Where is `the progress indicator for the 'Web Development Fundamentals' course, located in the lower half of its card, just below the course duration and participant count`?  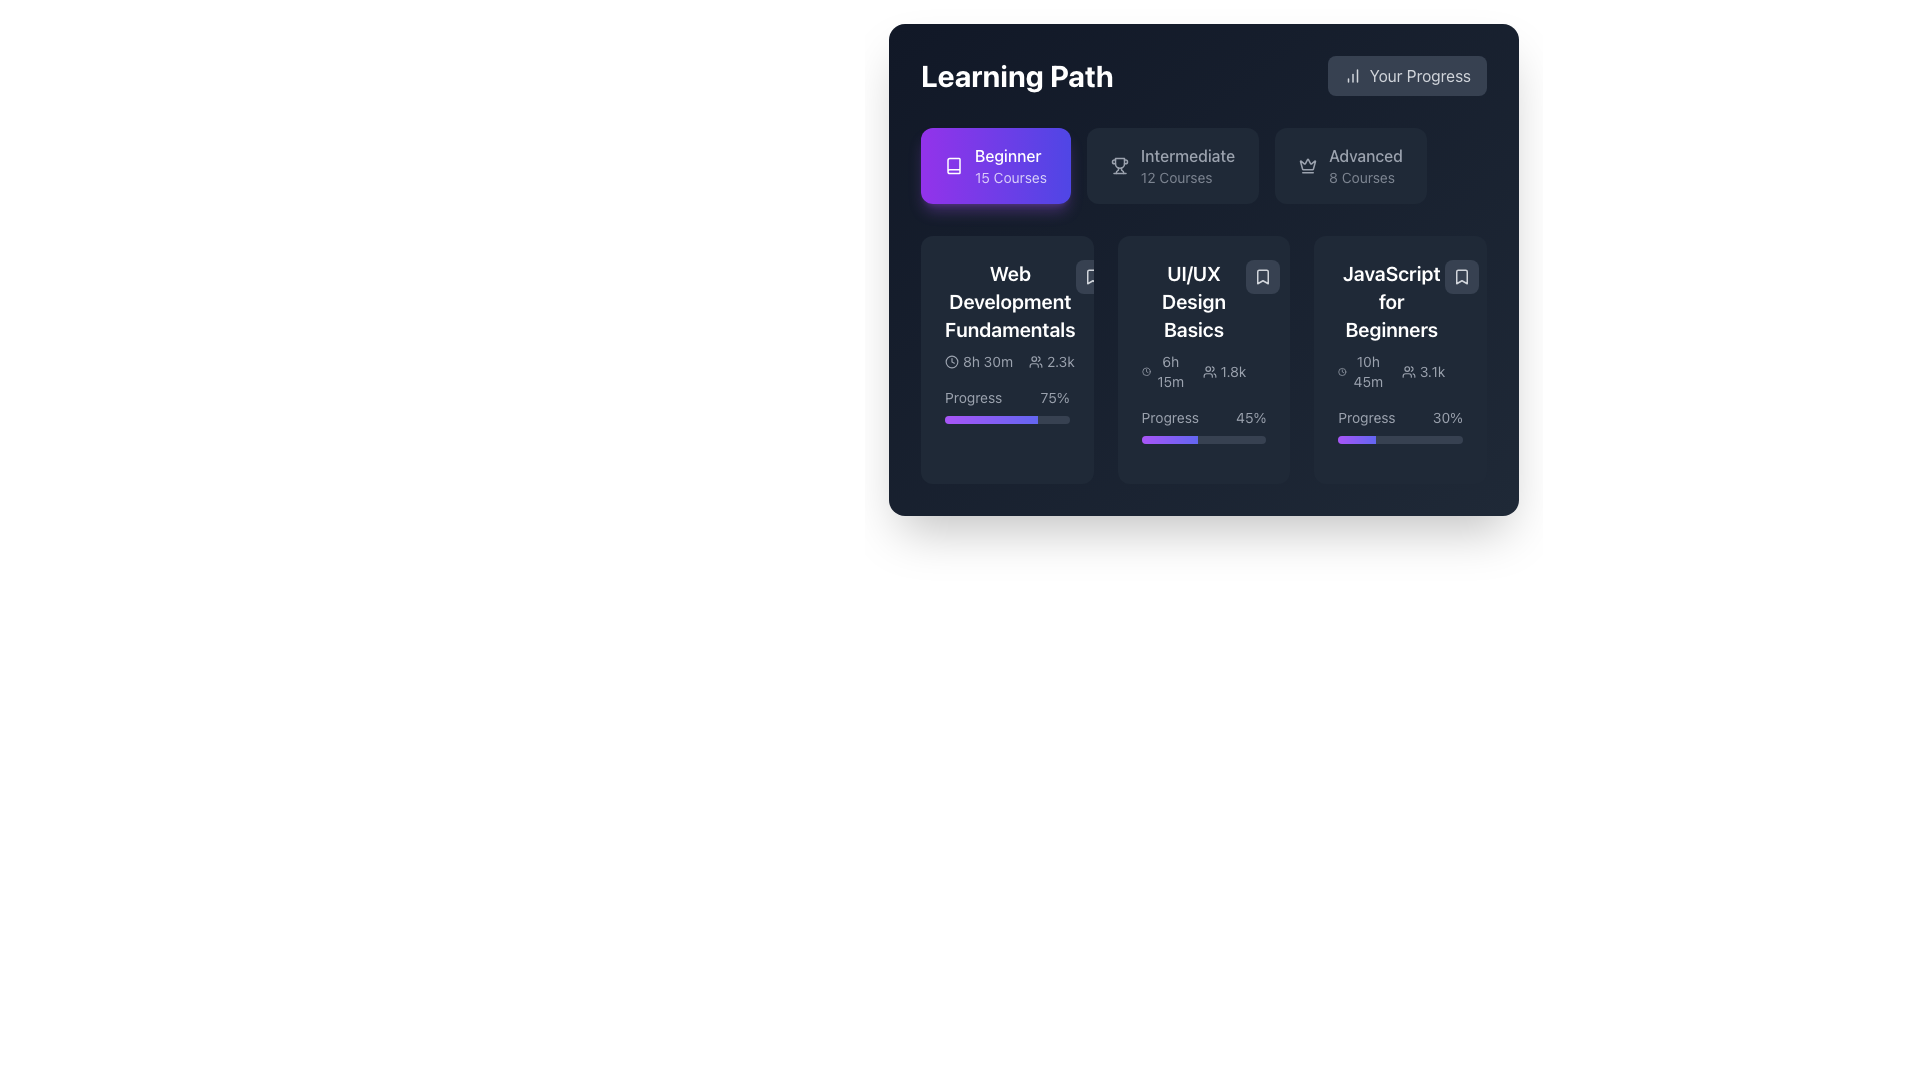 the progress indicator for the 'Web Development Fundamentals' course, located in the lower half of its card, just below the course duration and participant count is located at coordinates (1007, 405).